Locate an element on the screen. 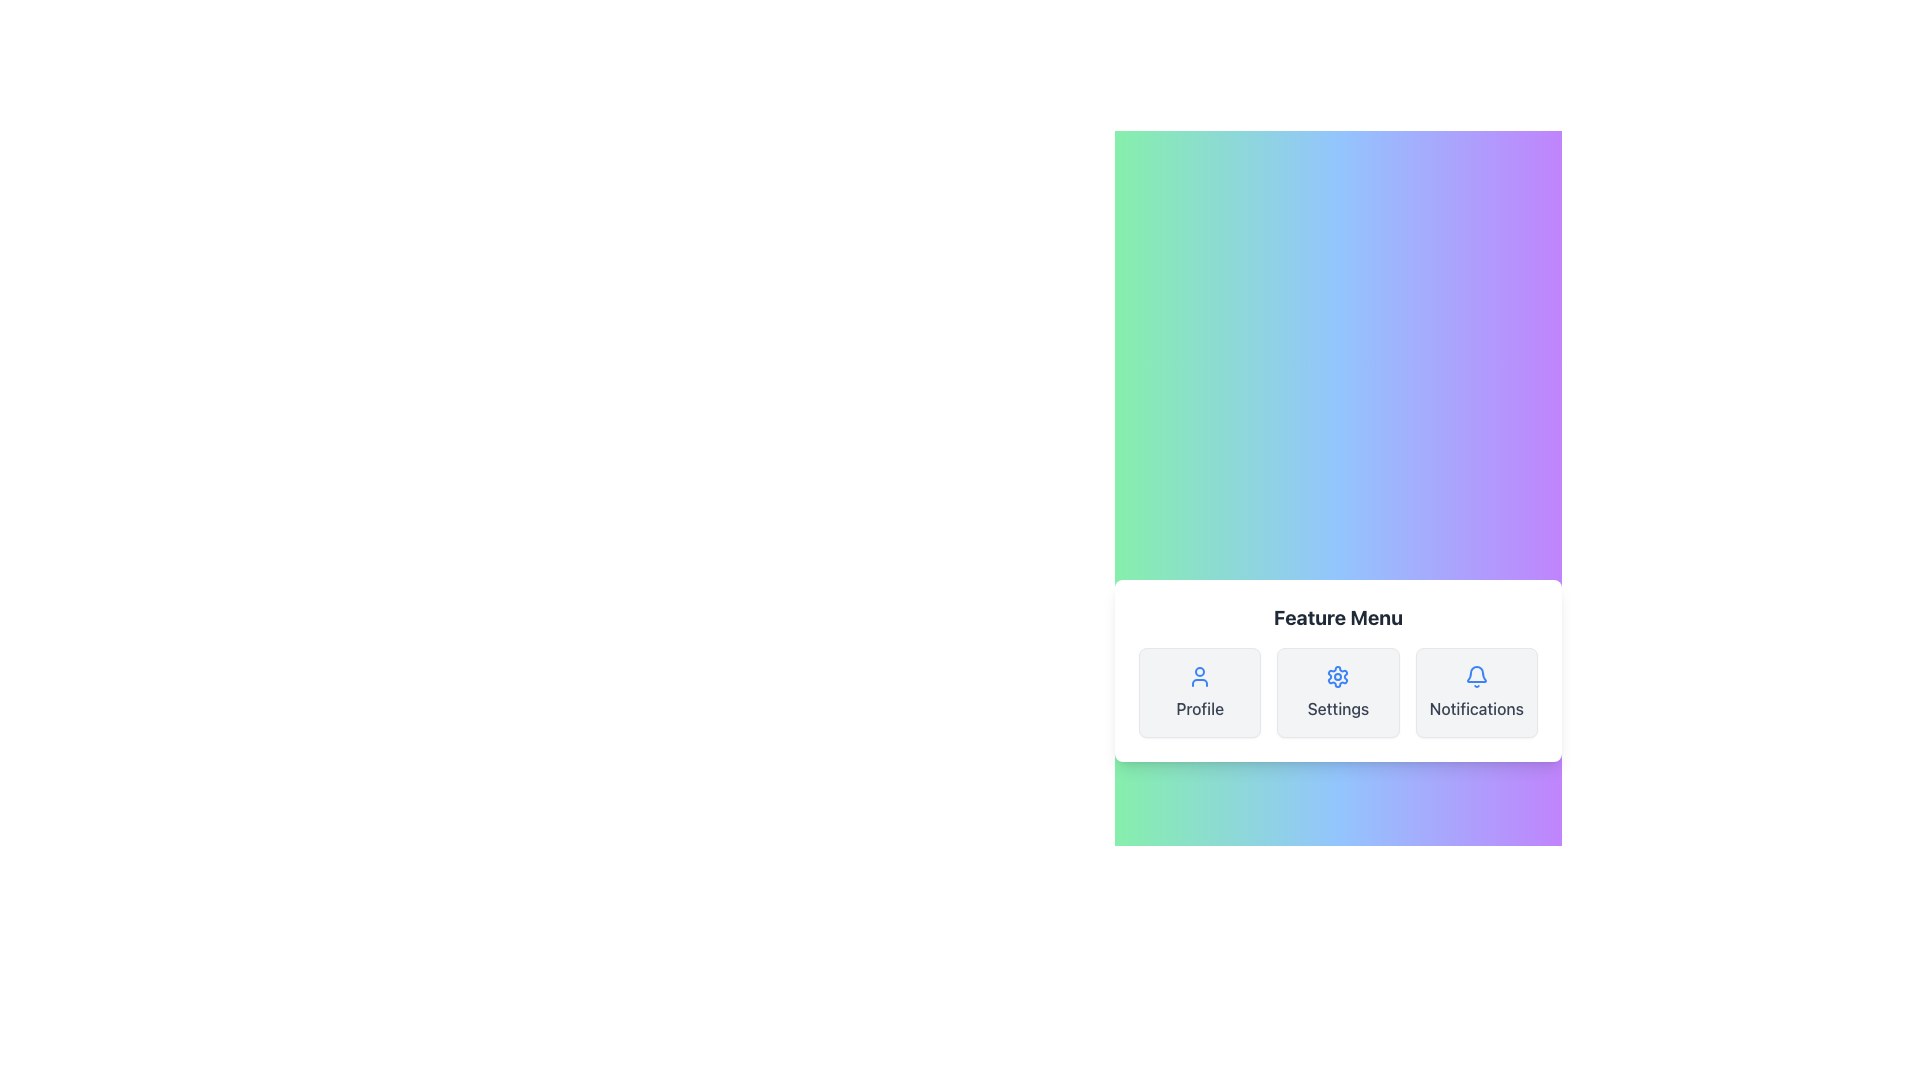 The width and height of the screenshot is (1920, 1080). the central button in the Feature Menu grid, which contains the 'Settings' option with a blue icon and medium-gray text is located at coordinates (1338, 692).